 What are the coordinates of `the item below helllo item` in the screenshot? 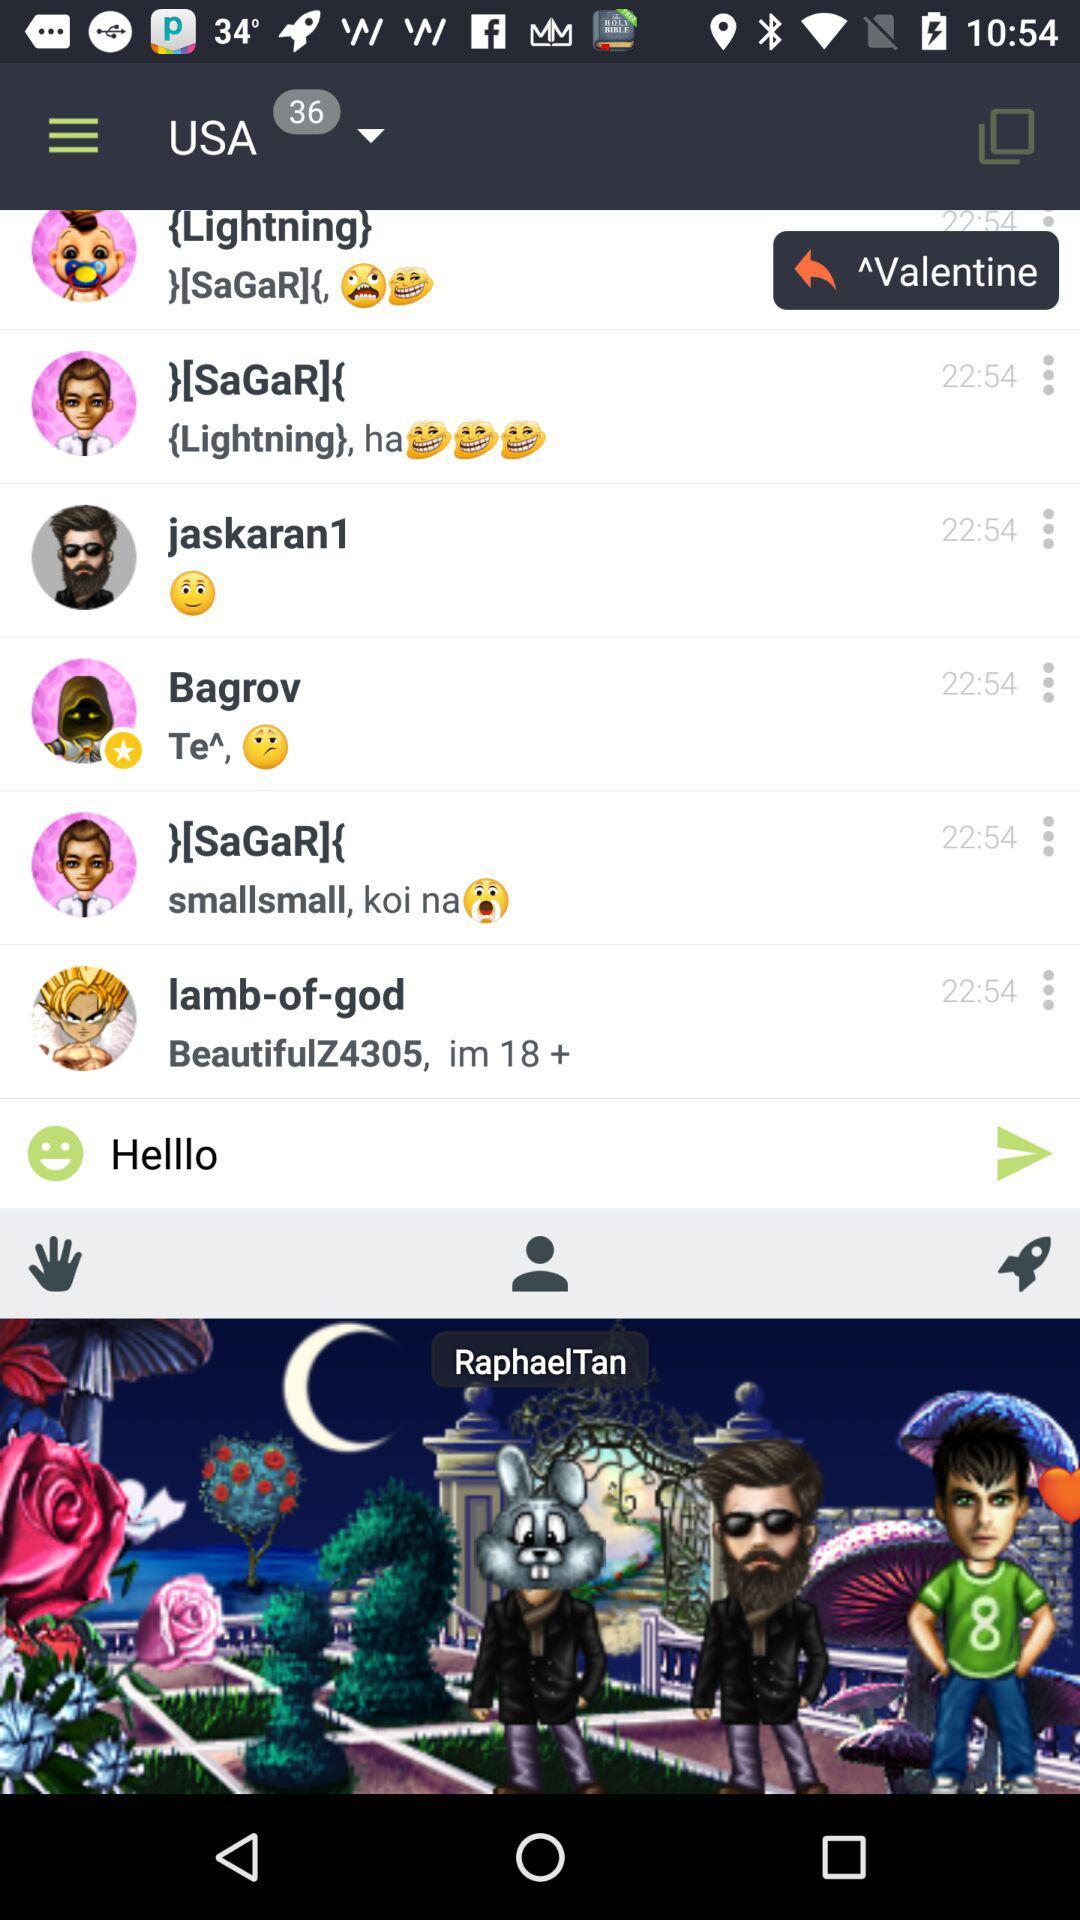 It's located at (538, 1262).